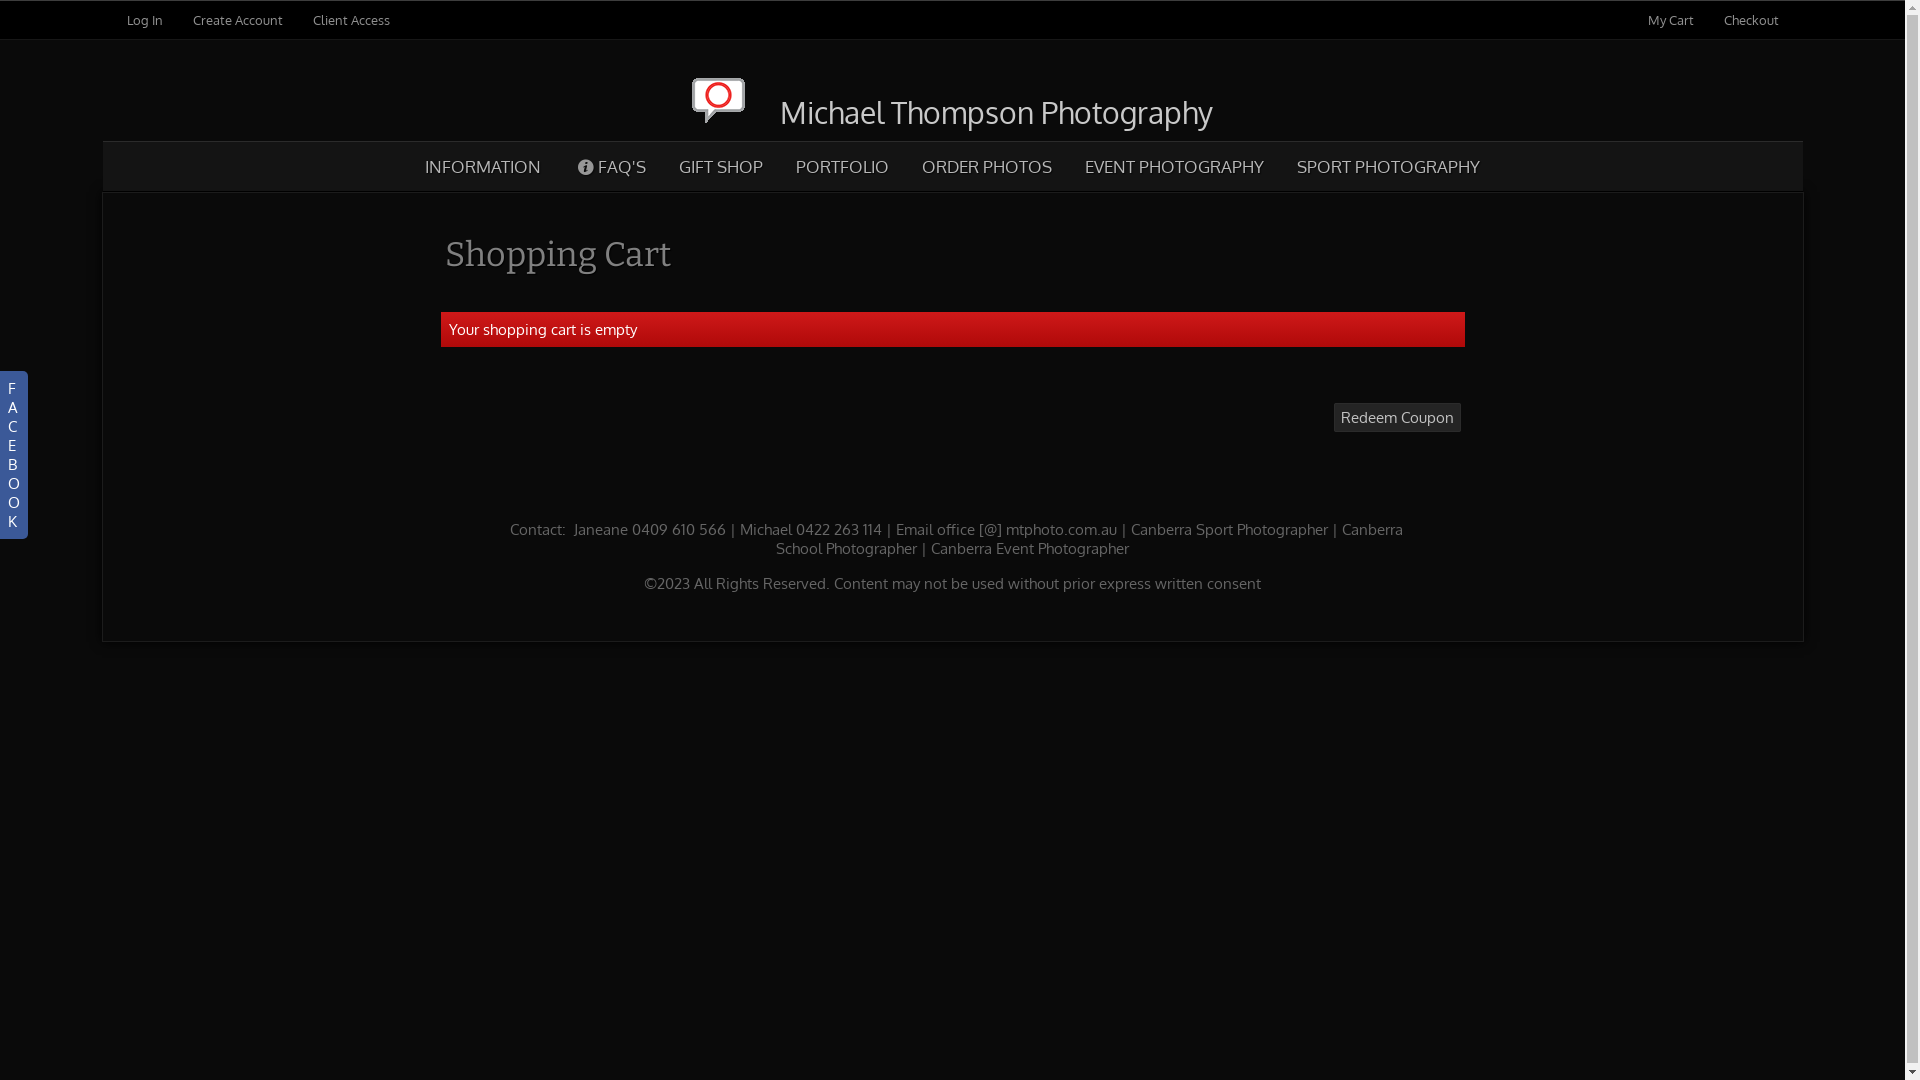  What do you see at coordinates (720, 165) in the screenshot?
I see `'GIFT SHOP'` at bounding box center [720, 165].